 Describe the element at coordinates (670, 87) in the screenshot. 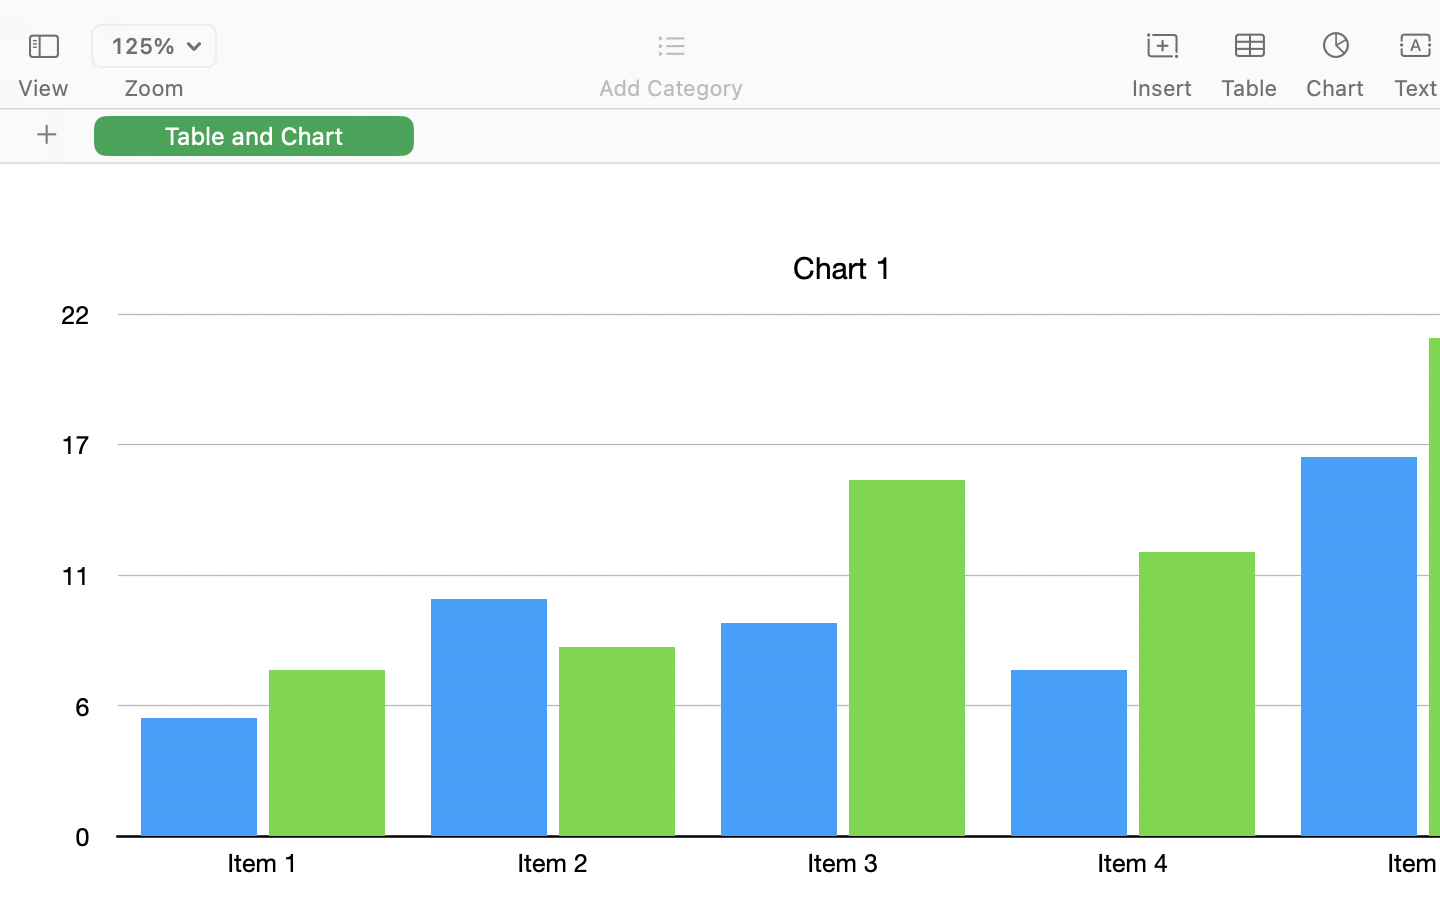

I see `'Add Category'` at that location.